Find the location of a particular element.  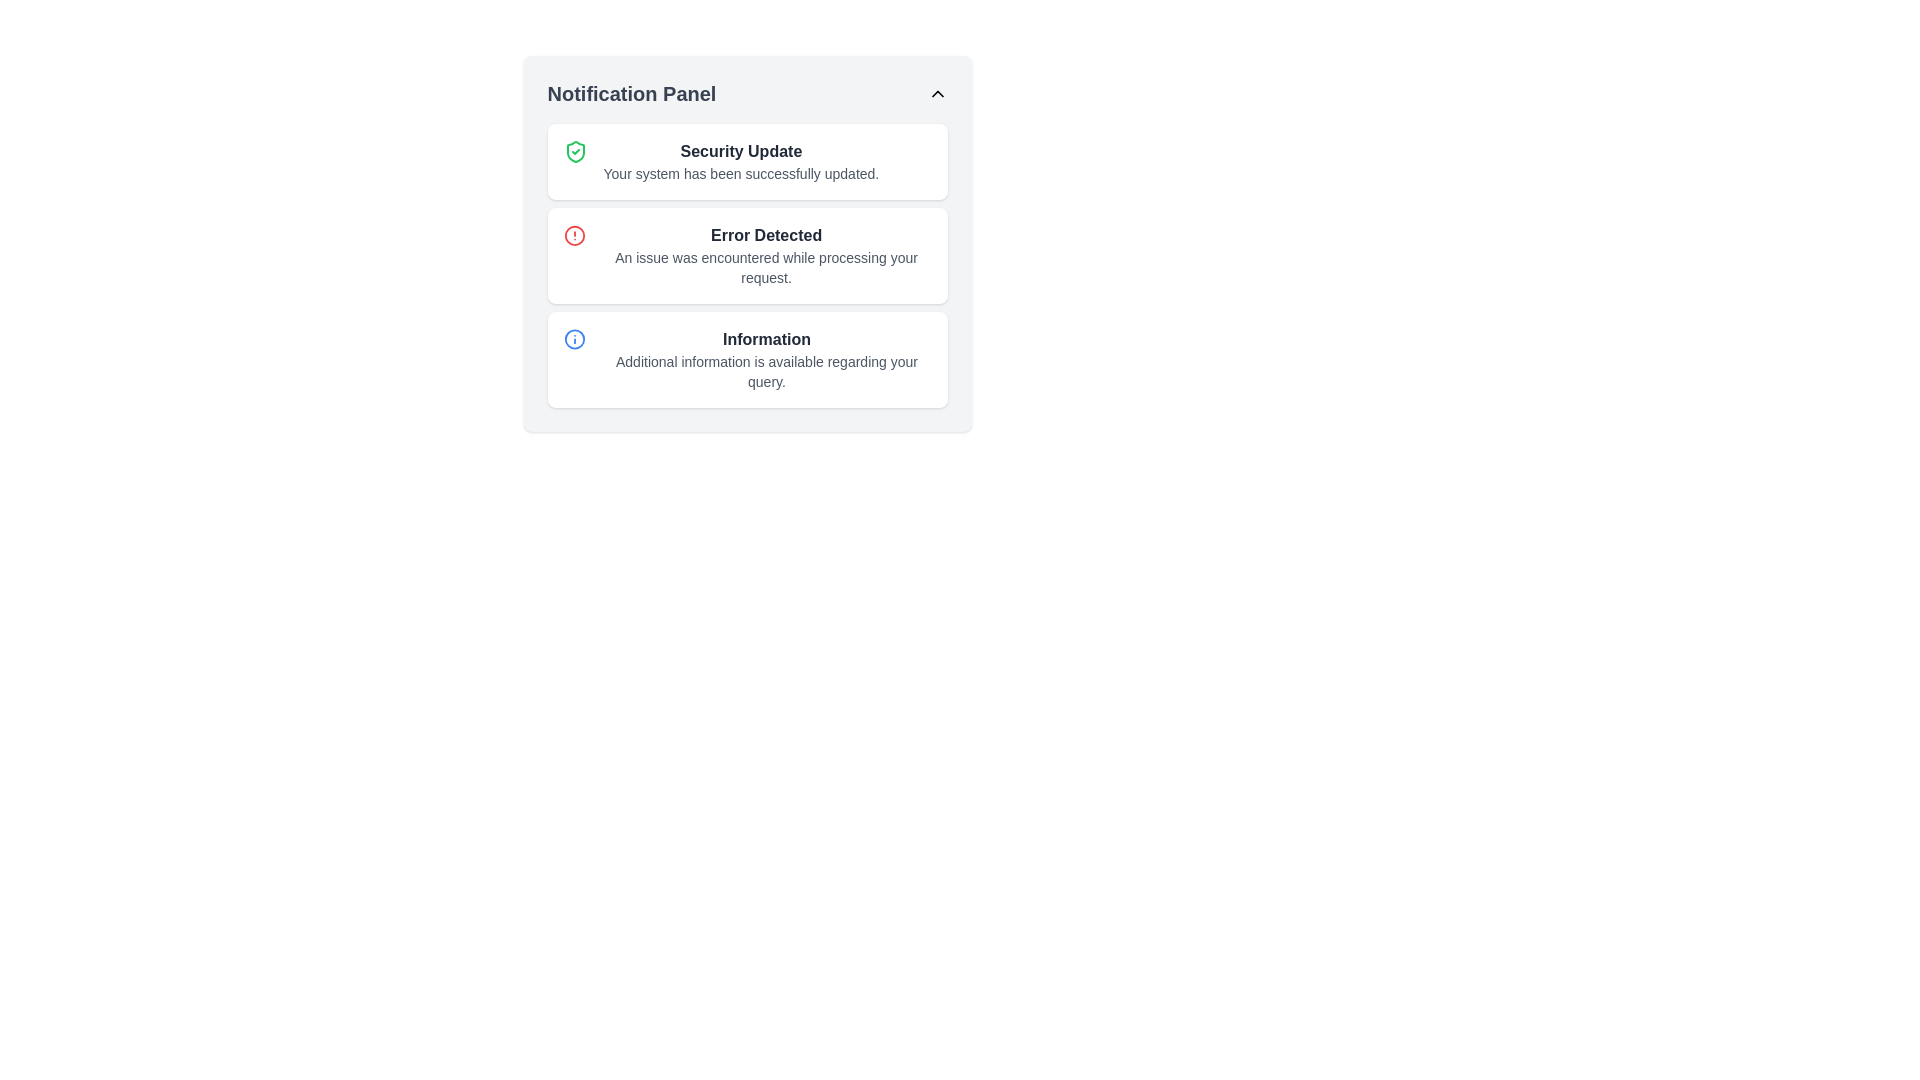

the individual notifications in the Notification Panel, which has a white background and contains blocks for 'Security Update', 'Error Detected', and 'Information' is located at coordinates (746, 242).